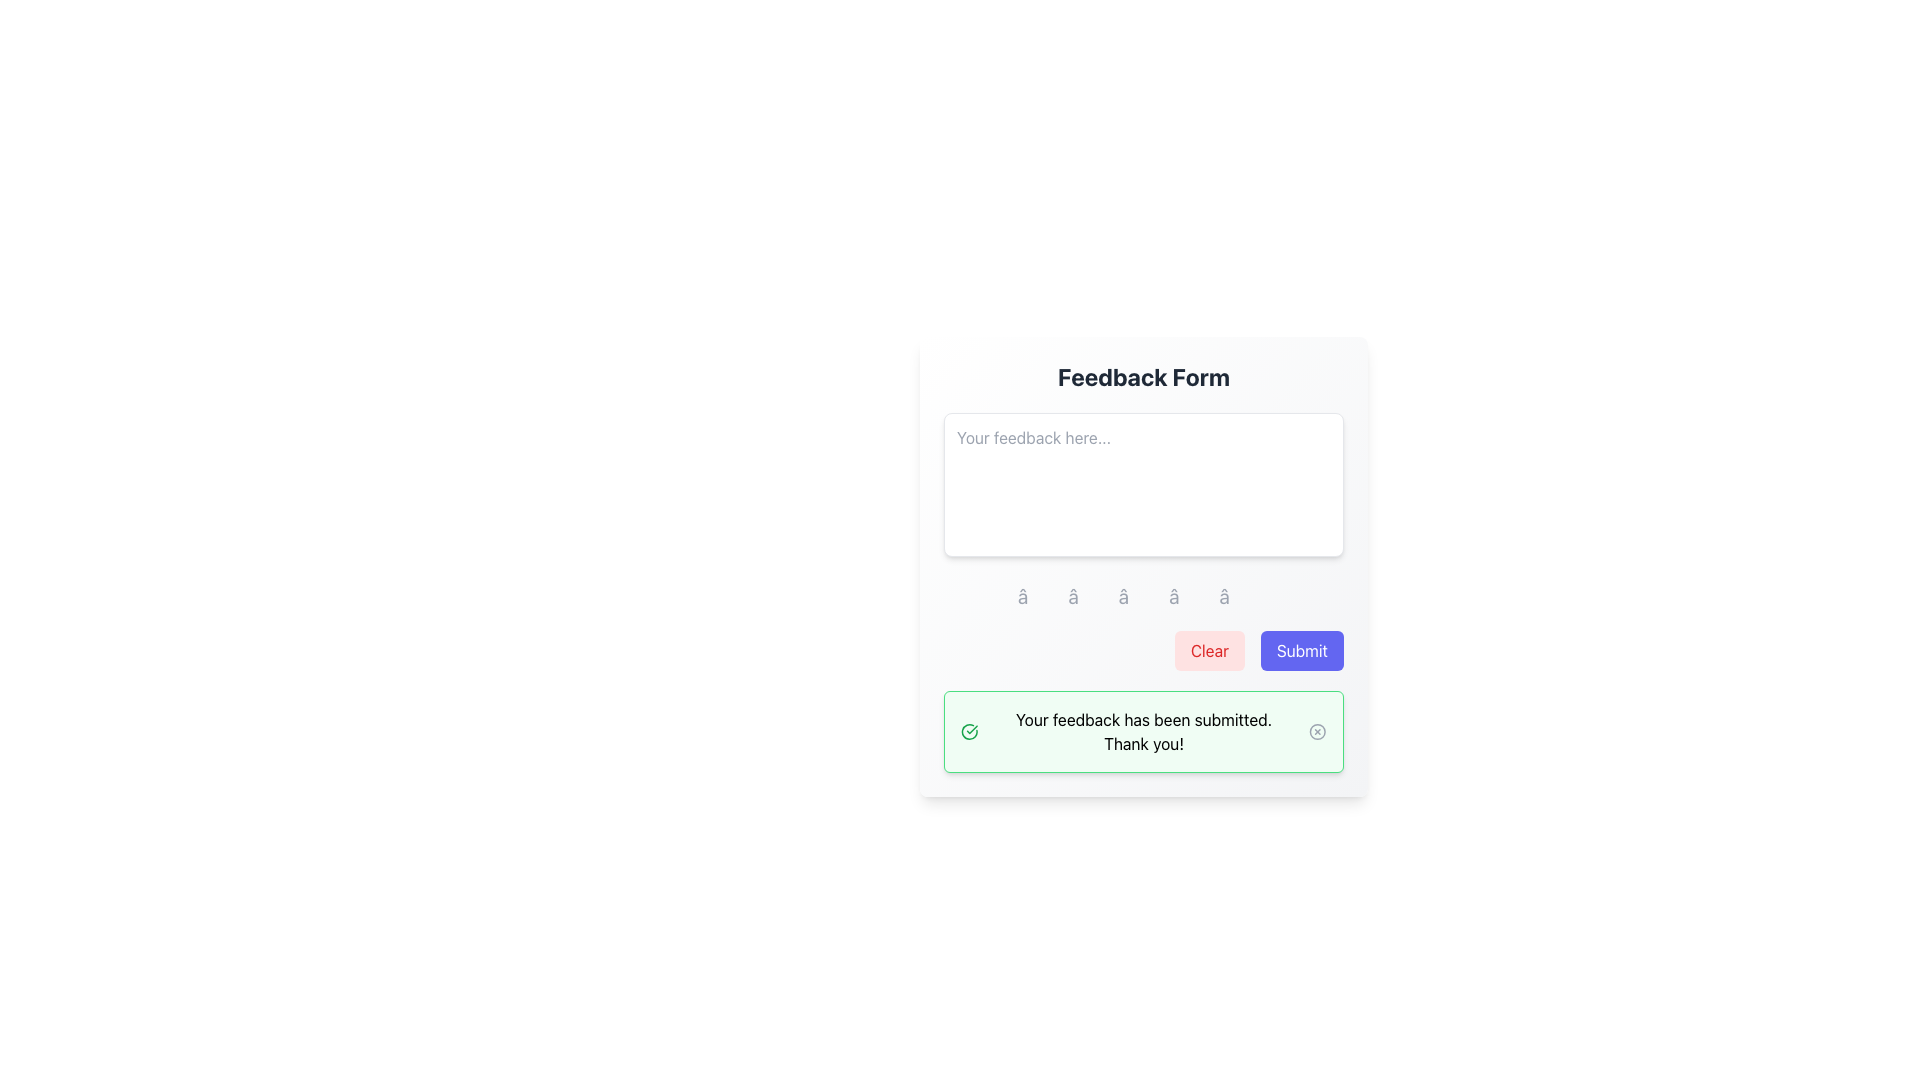 This screenshot has width=1920, height=1080. Describe the element at coordinates (1318, 732) in the screenshot. I see `the button icon with an 'X' mark inside a light gray circle, located at the far-right of the notification area that says 'Your feedback has been submitted. Thank you!'. This button changes to a darker gray when hovered over` at that location.